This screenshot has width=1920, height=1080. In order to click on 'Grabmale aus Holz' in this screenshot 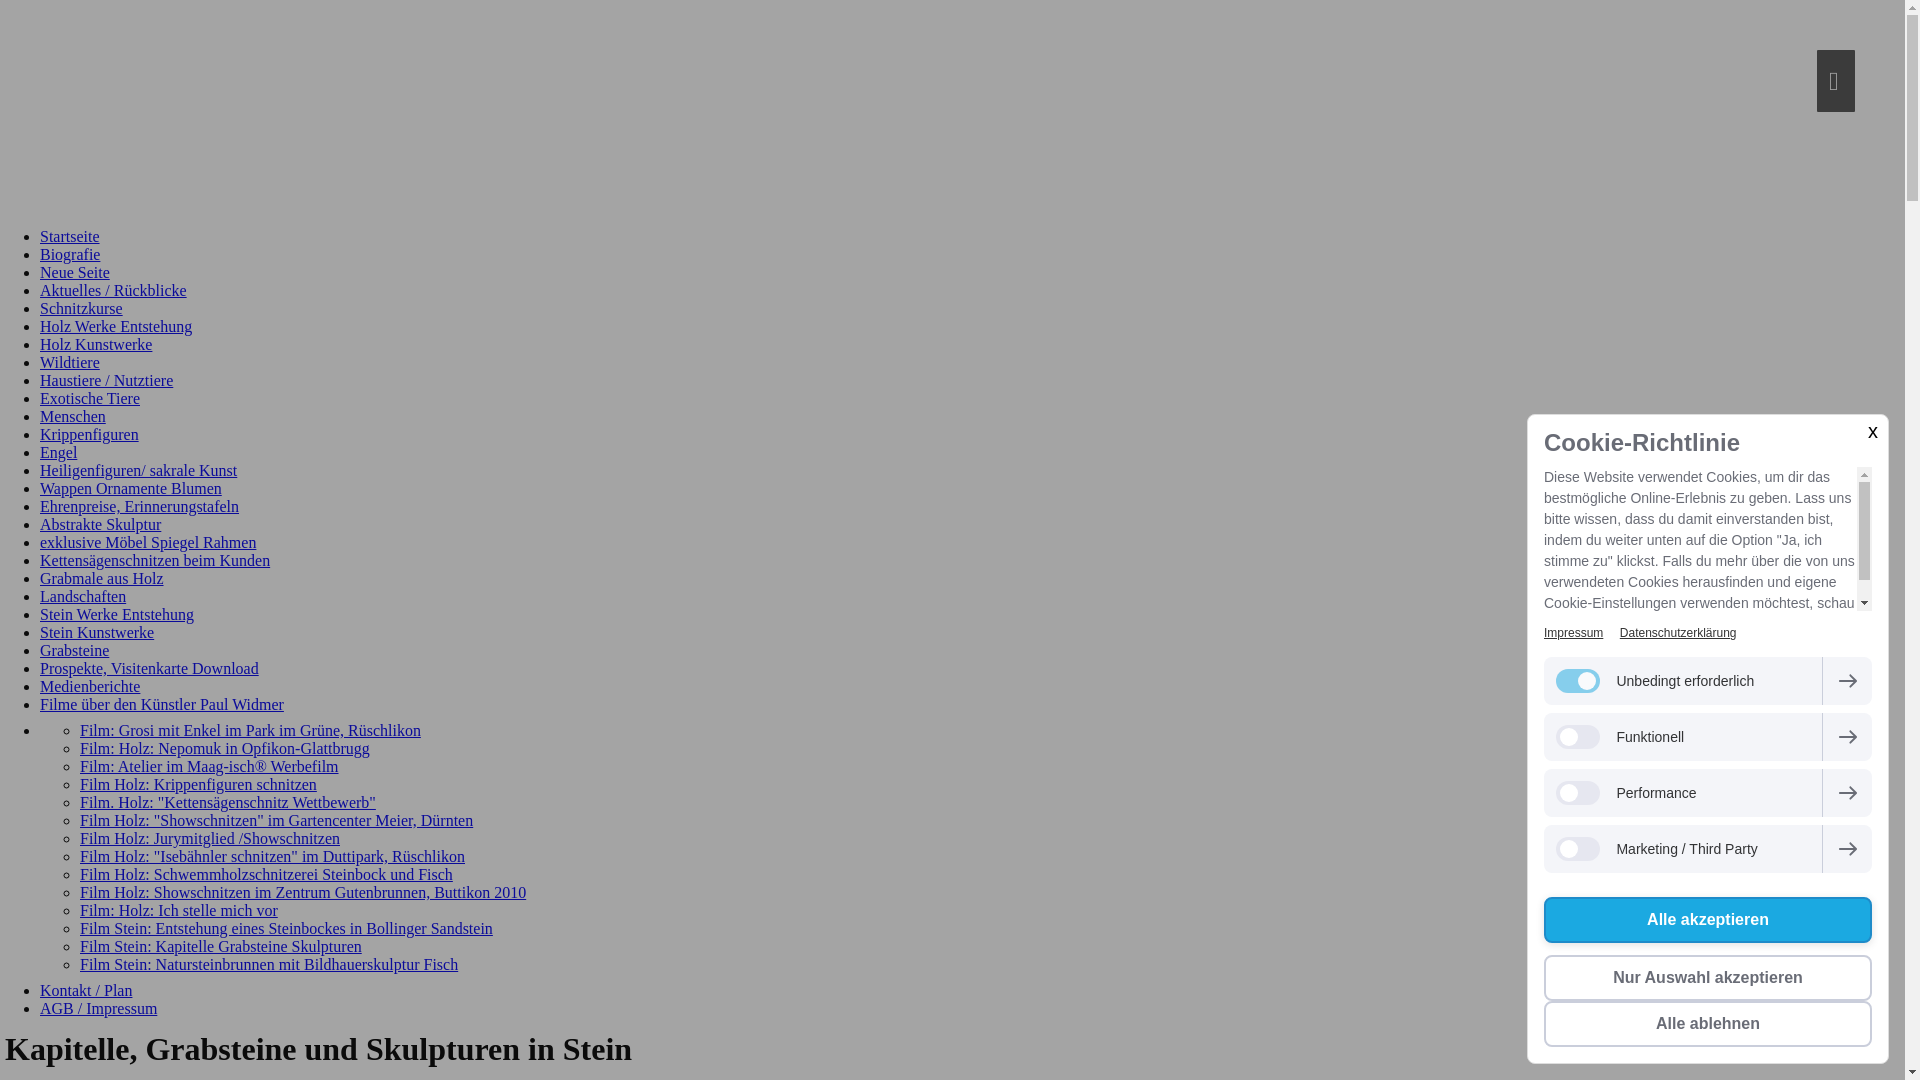, I will do `click(100, 578)`.